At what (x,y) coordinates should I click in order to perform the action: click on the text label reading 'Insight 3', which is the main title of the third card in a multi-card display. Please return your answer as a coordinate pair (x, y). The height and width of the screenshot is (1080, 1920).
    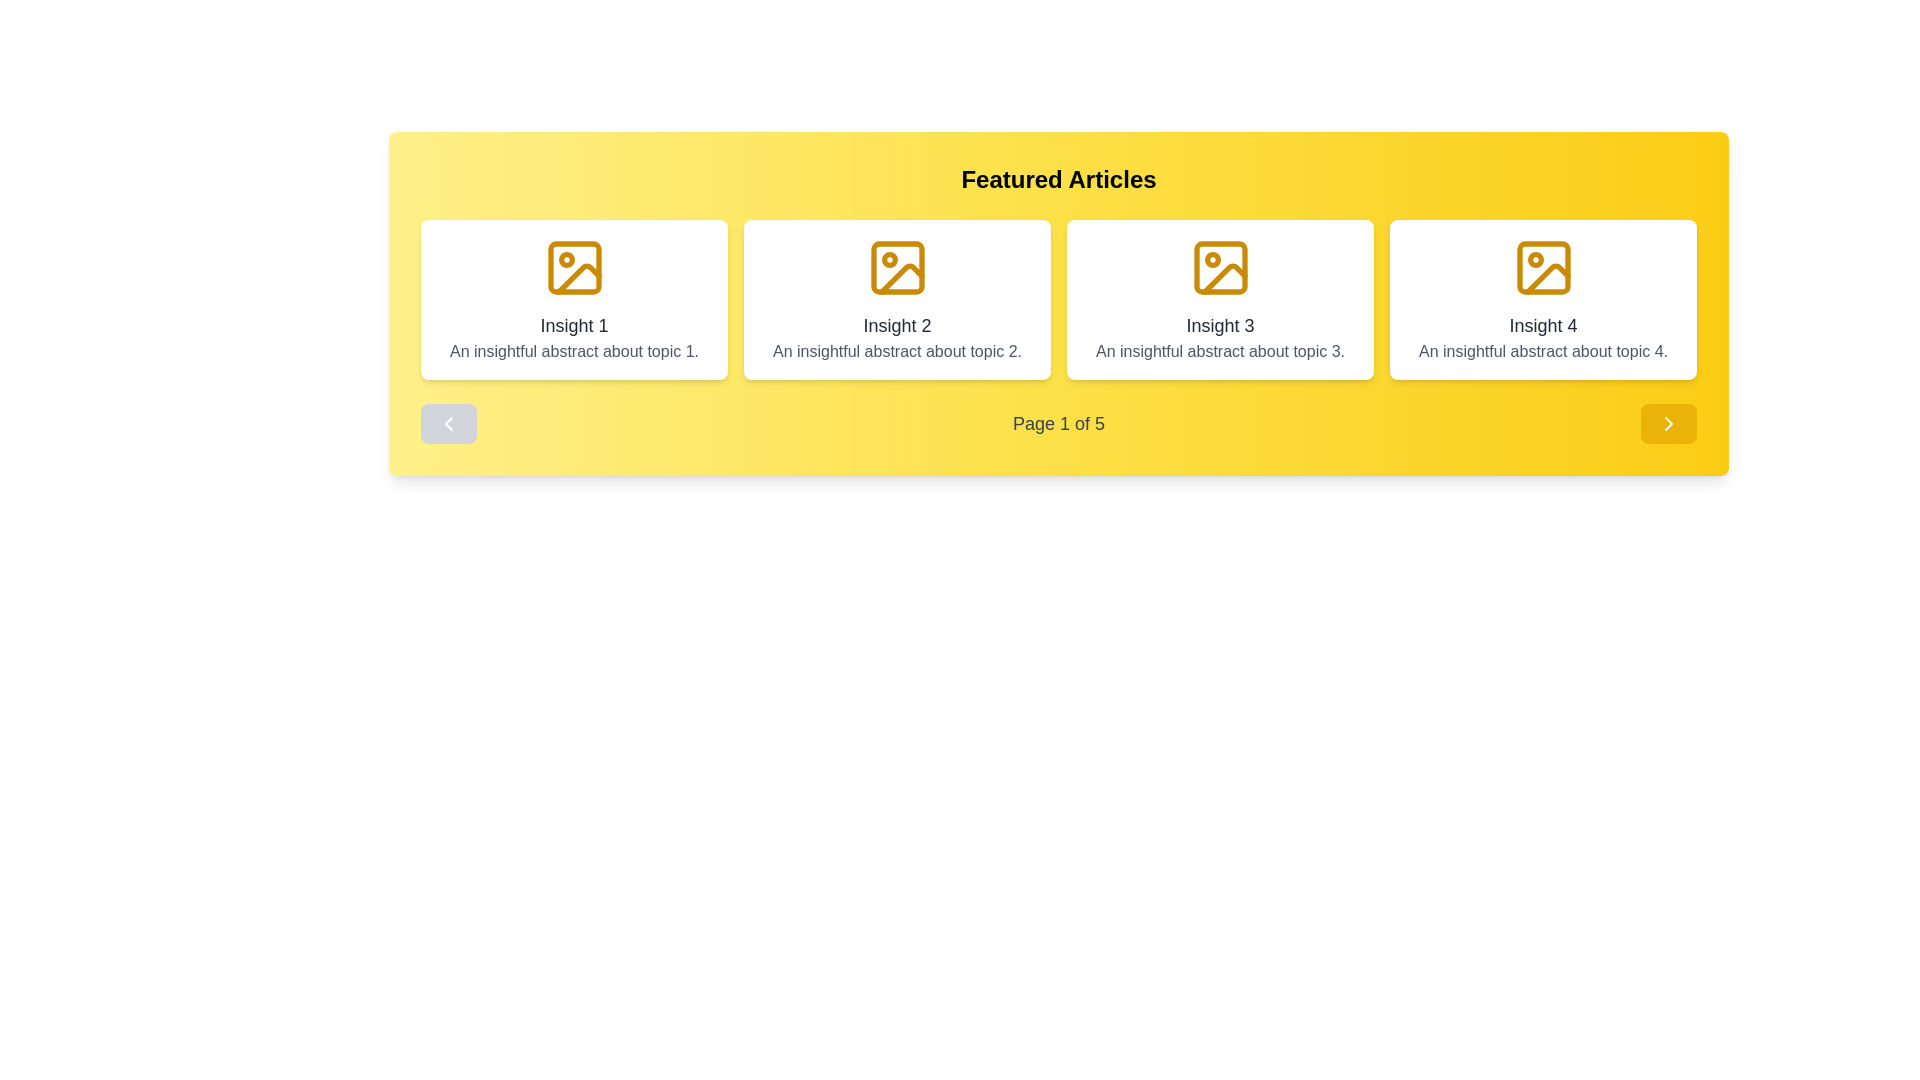
    Looking at the image, I should click on (1219, 325).